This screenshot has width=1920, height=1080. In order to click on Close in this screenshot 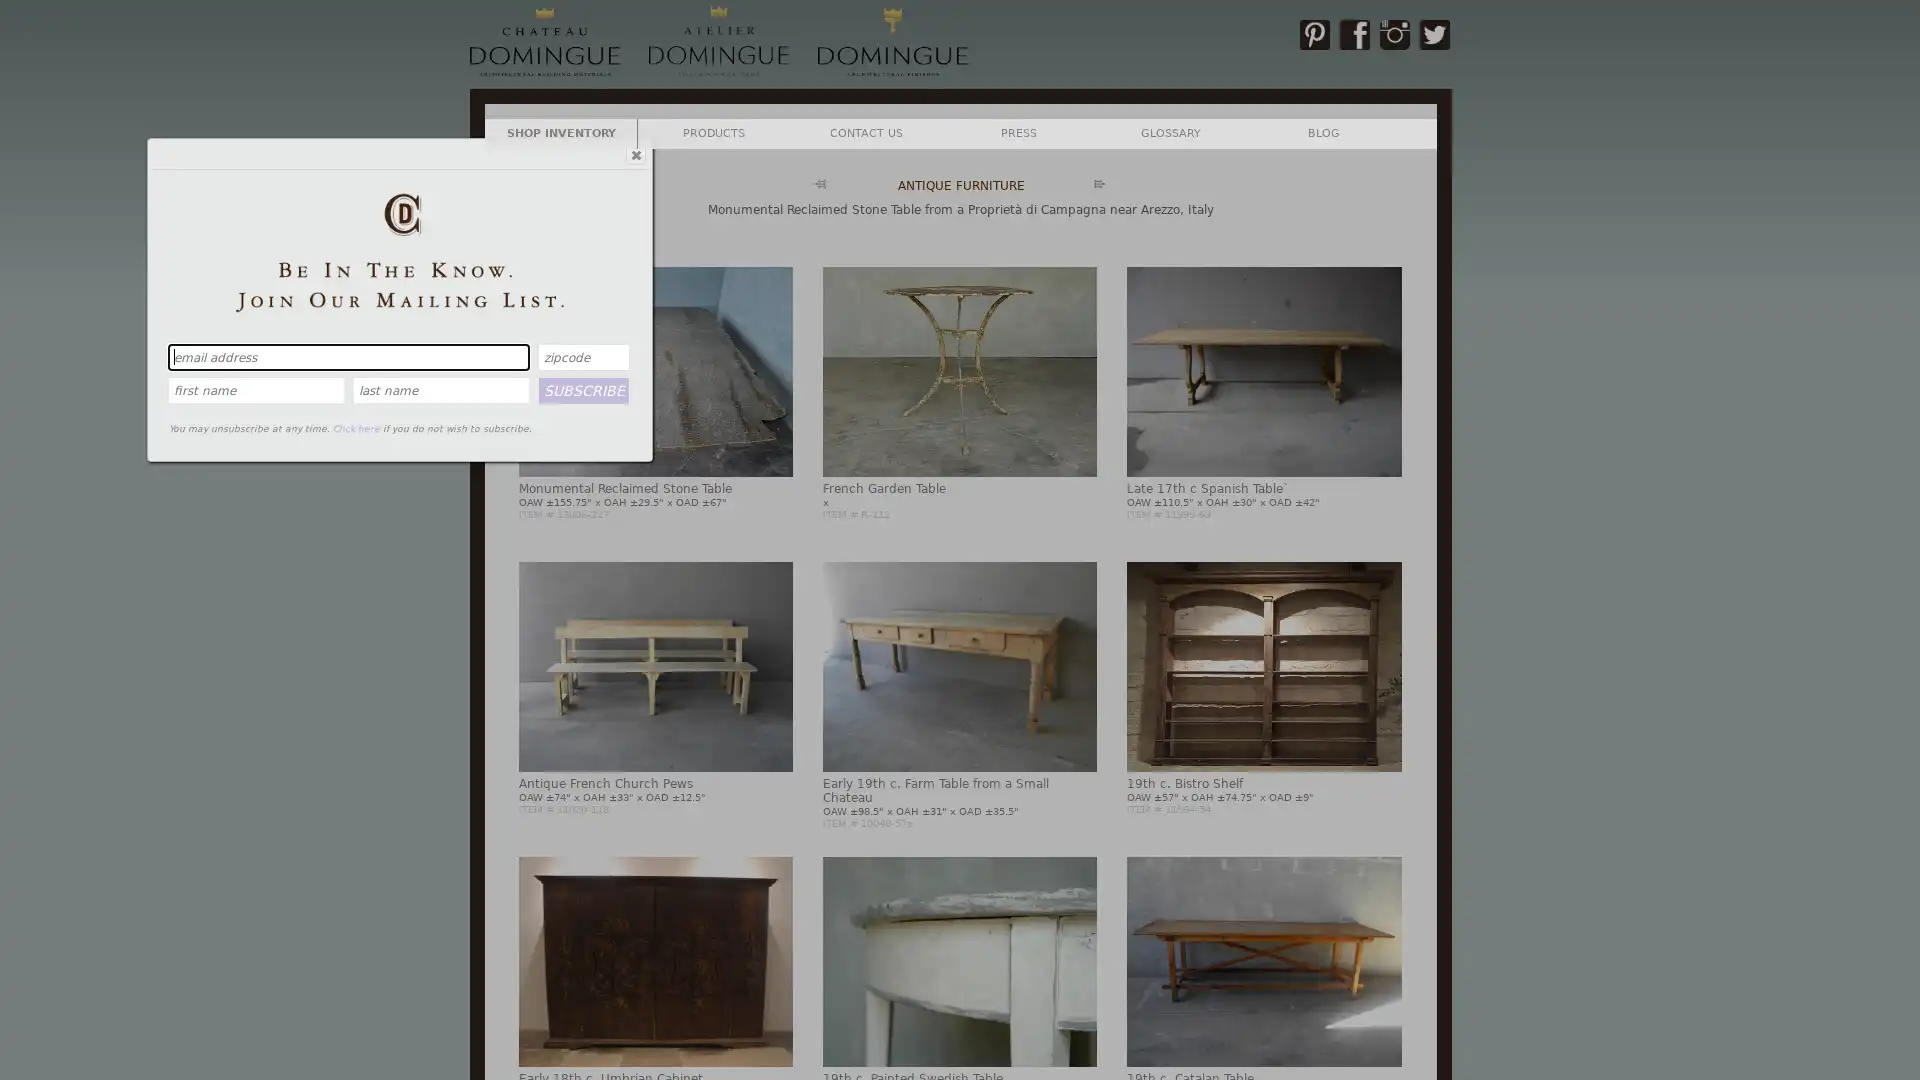, I will do `click(633, 153)`.